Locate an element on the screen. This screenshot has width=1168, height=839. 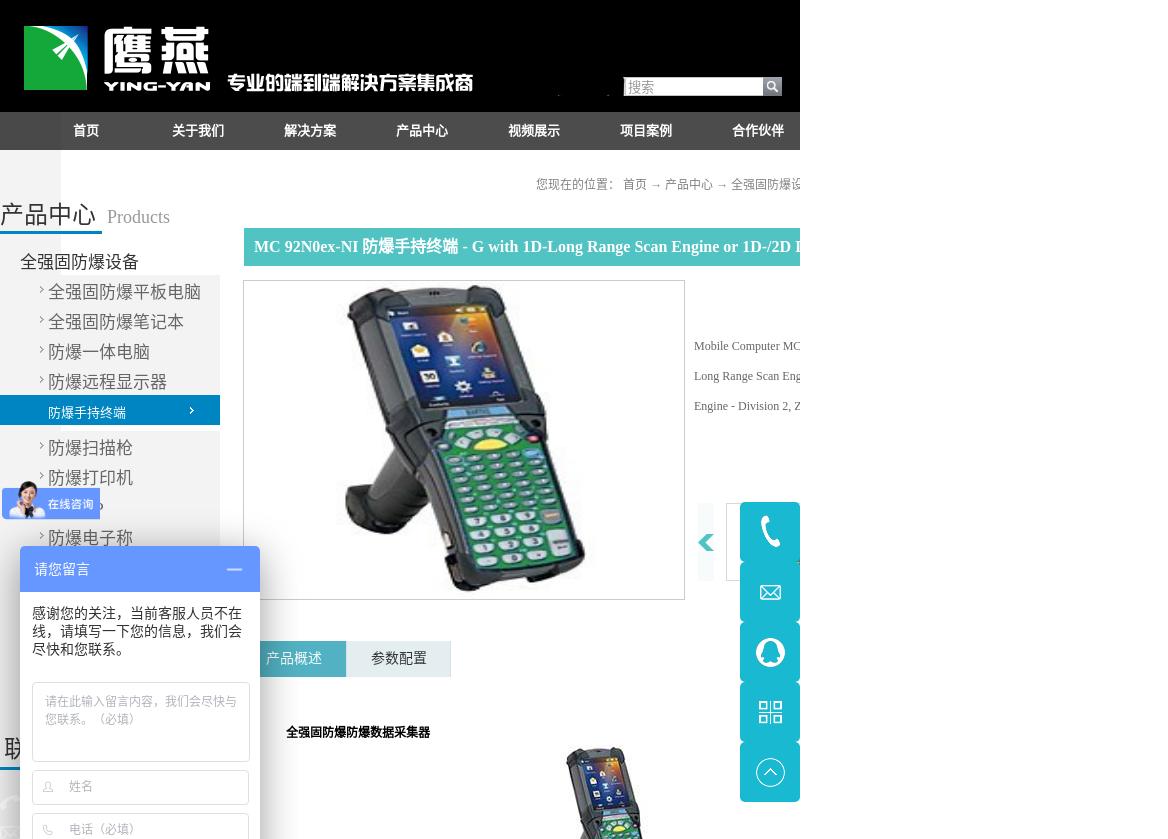
'Engine or 1D-/2D Imager' is located at coordinates (842, 376).